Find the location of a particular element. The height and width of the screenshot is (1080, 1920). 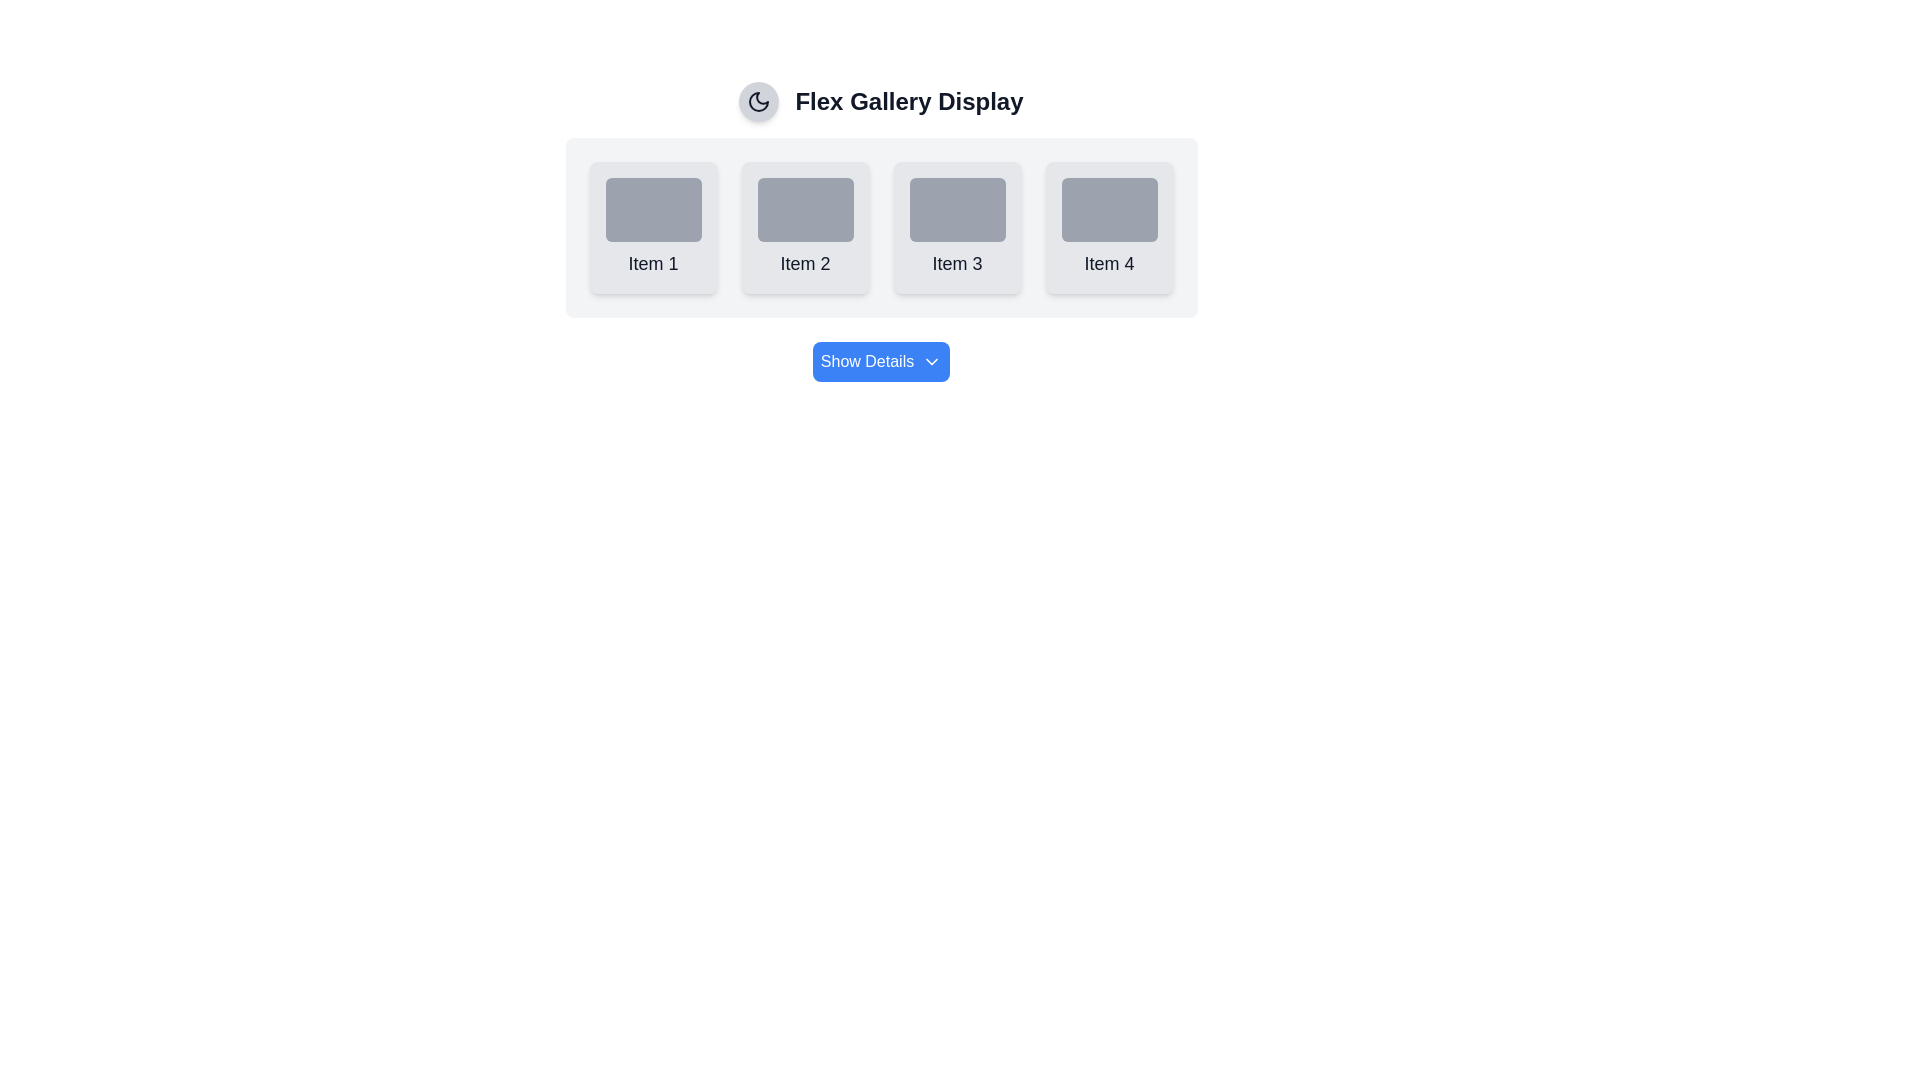

the toggle button located beneath the items labeled 'Item 1' to 'Item 4' in the 'Flex Gallery Display' is located at coordinates (880, 349).